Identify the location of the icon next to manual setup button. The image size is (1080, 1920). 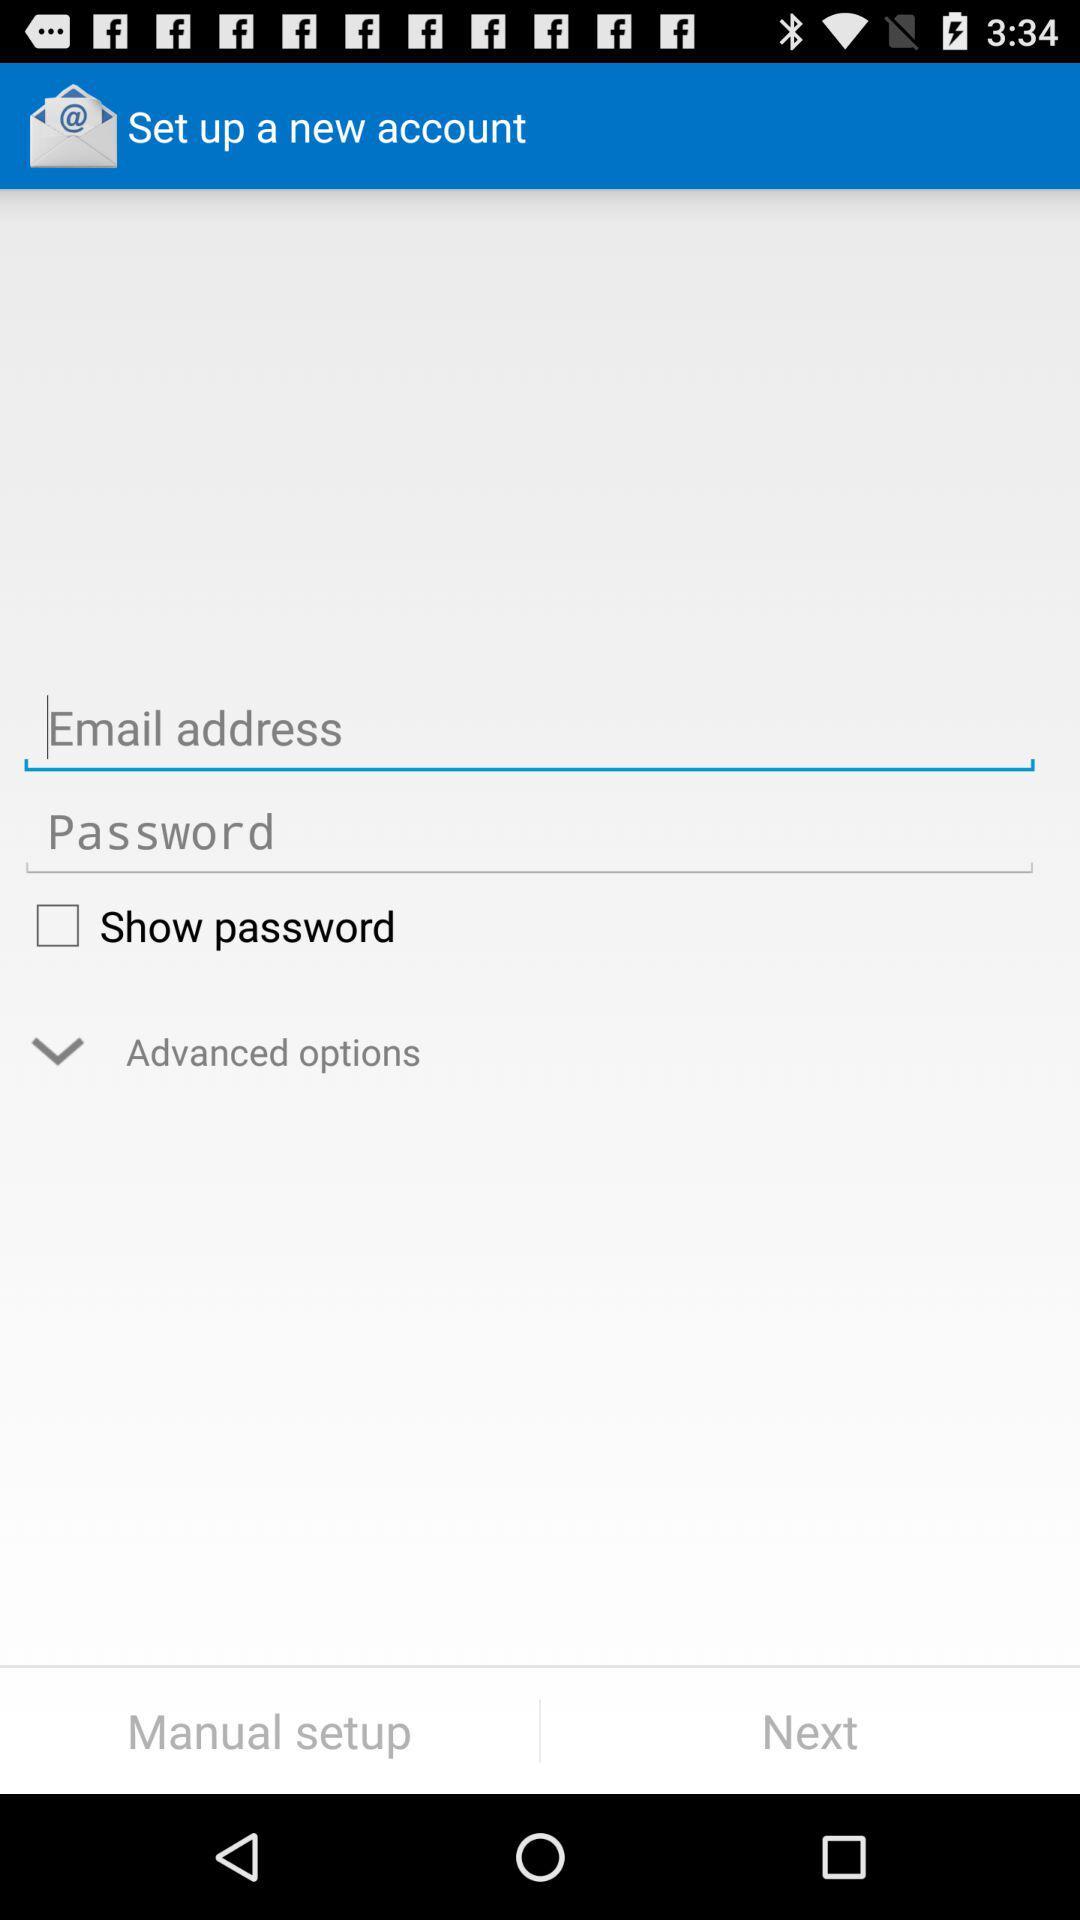
(810, 1730).